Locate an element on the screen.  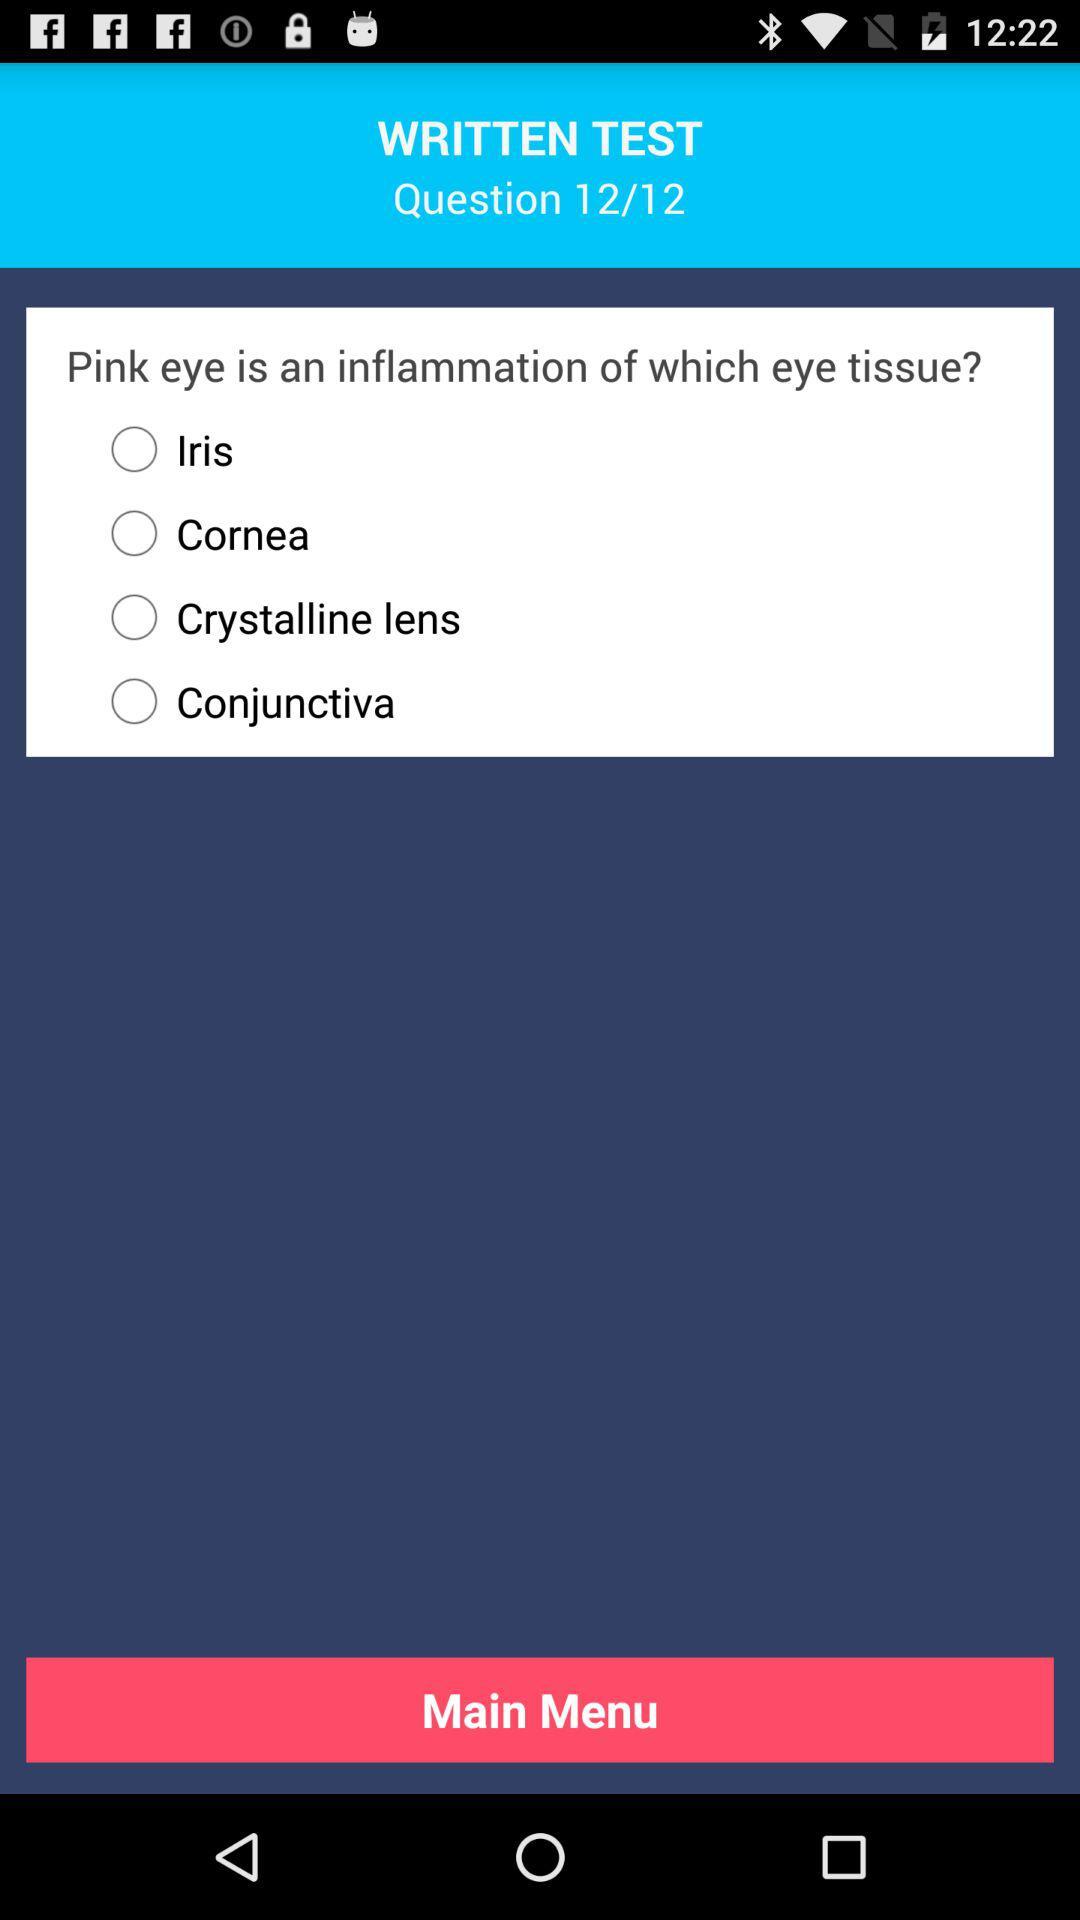
the item below the cornea icon is located at coordinates (553, 616).